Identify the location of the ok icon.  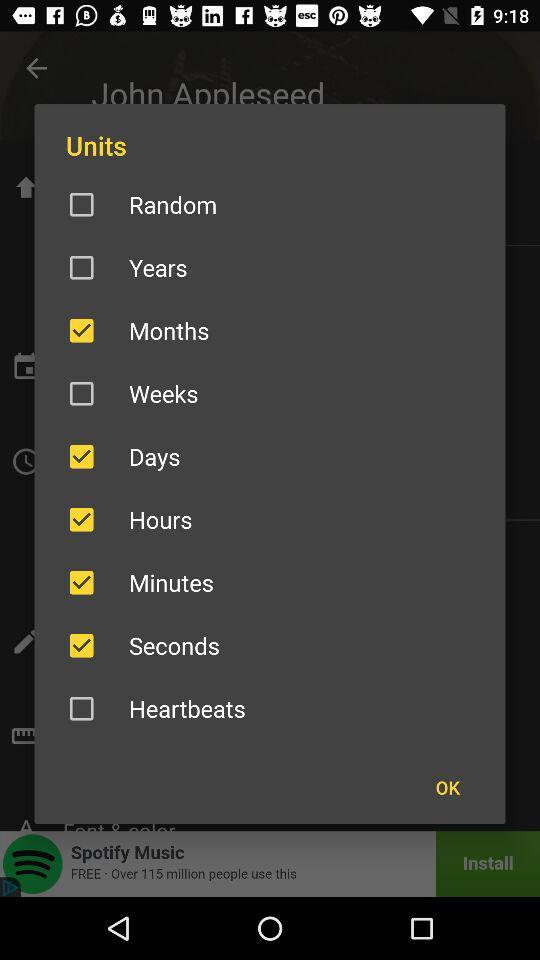
(447, 787).